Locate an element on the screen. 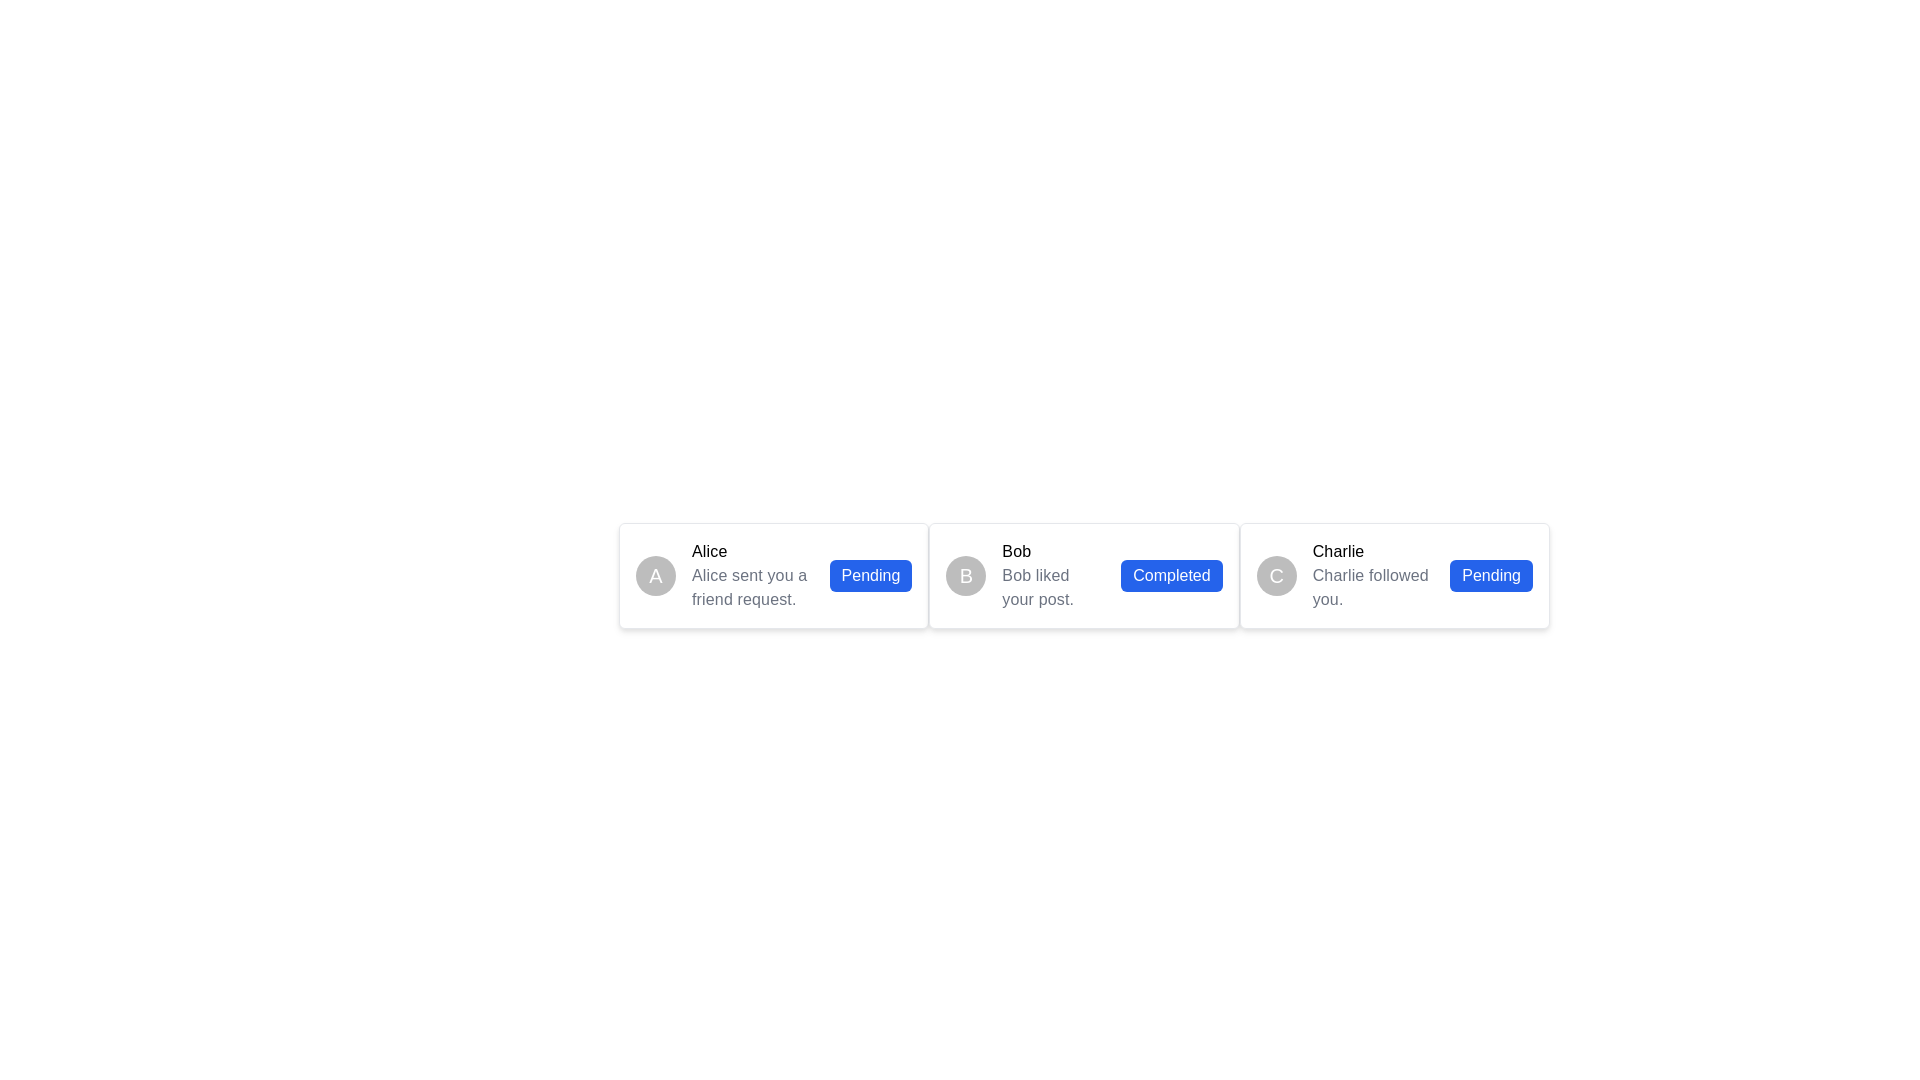 This screenshot has height=1080, width=1920. the text display element showing the name 'Charlie' followed by 'followed you.' is located at coordinates (1372, 575).